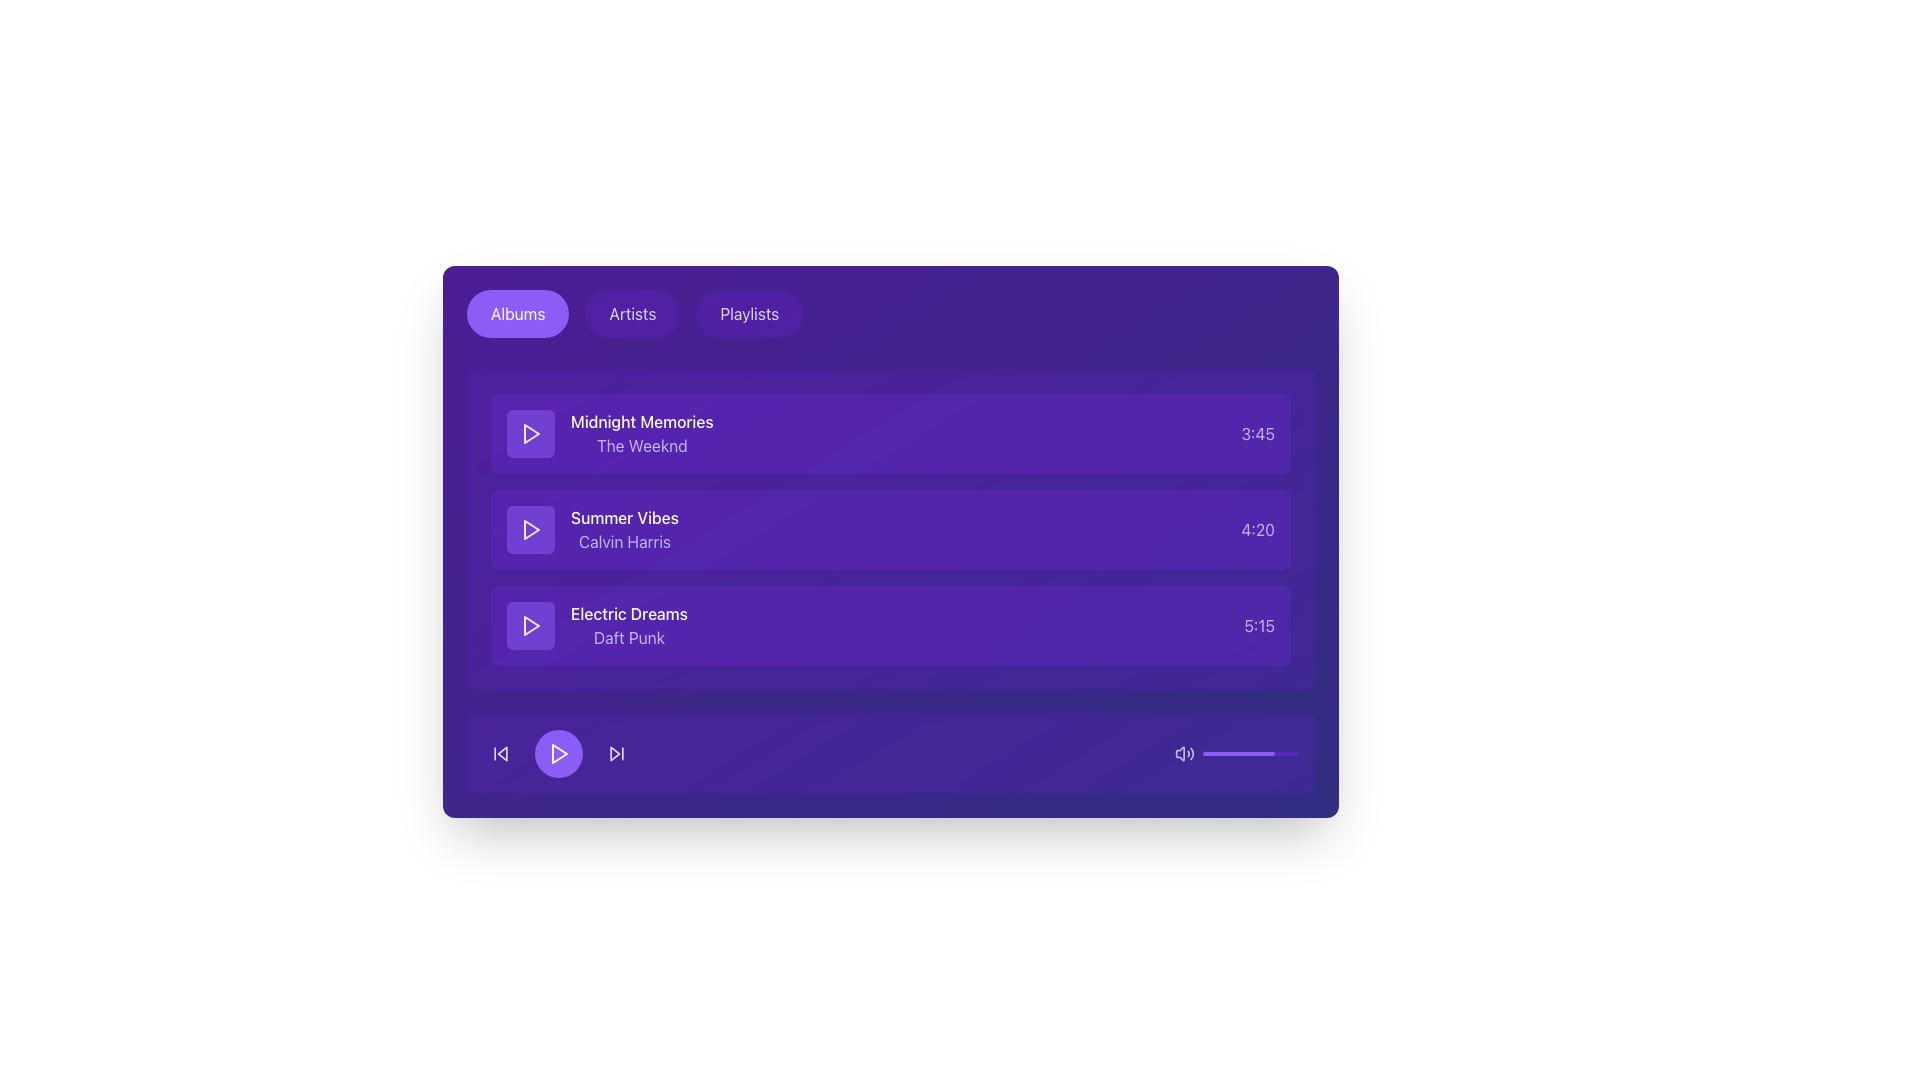 The image size is (1920, 1080). Describe the element at coordinates (1298, 753) in the screenshot. I see `the volume` at that location.